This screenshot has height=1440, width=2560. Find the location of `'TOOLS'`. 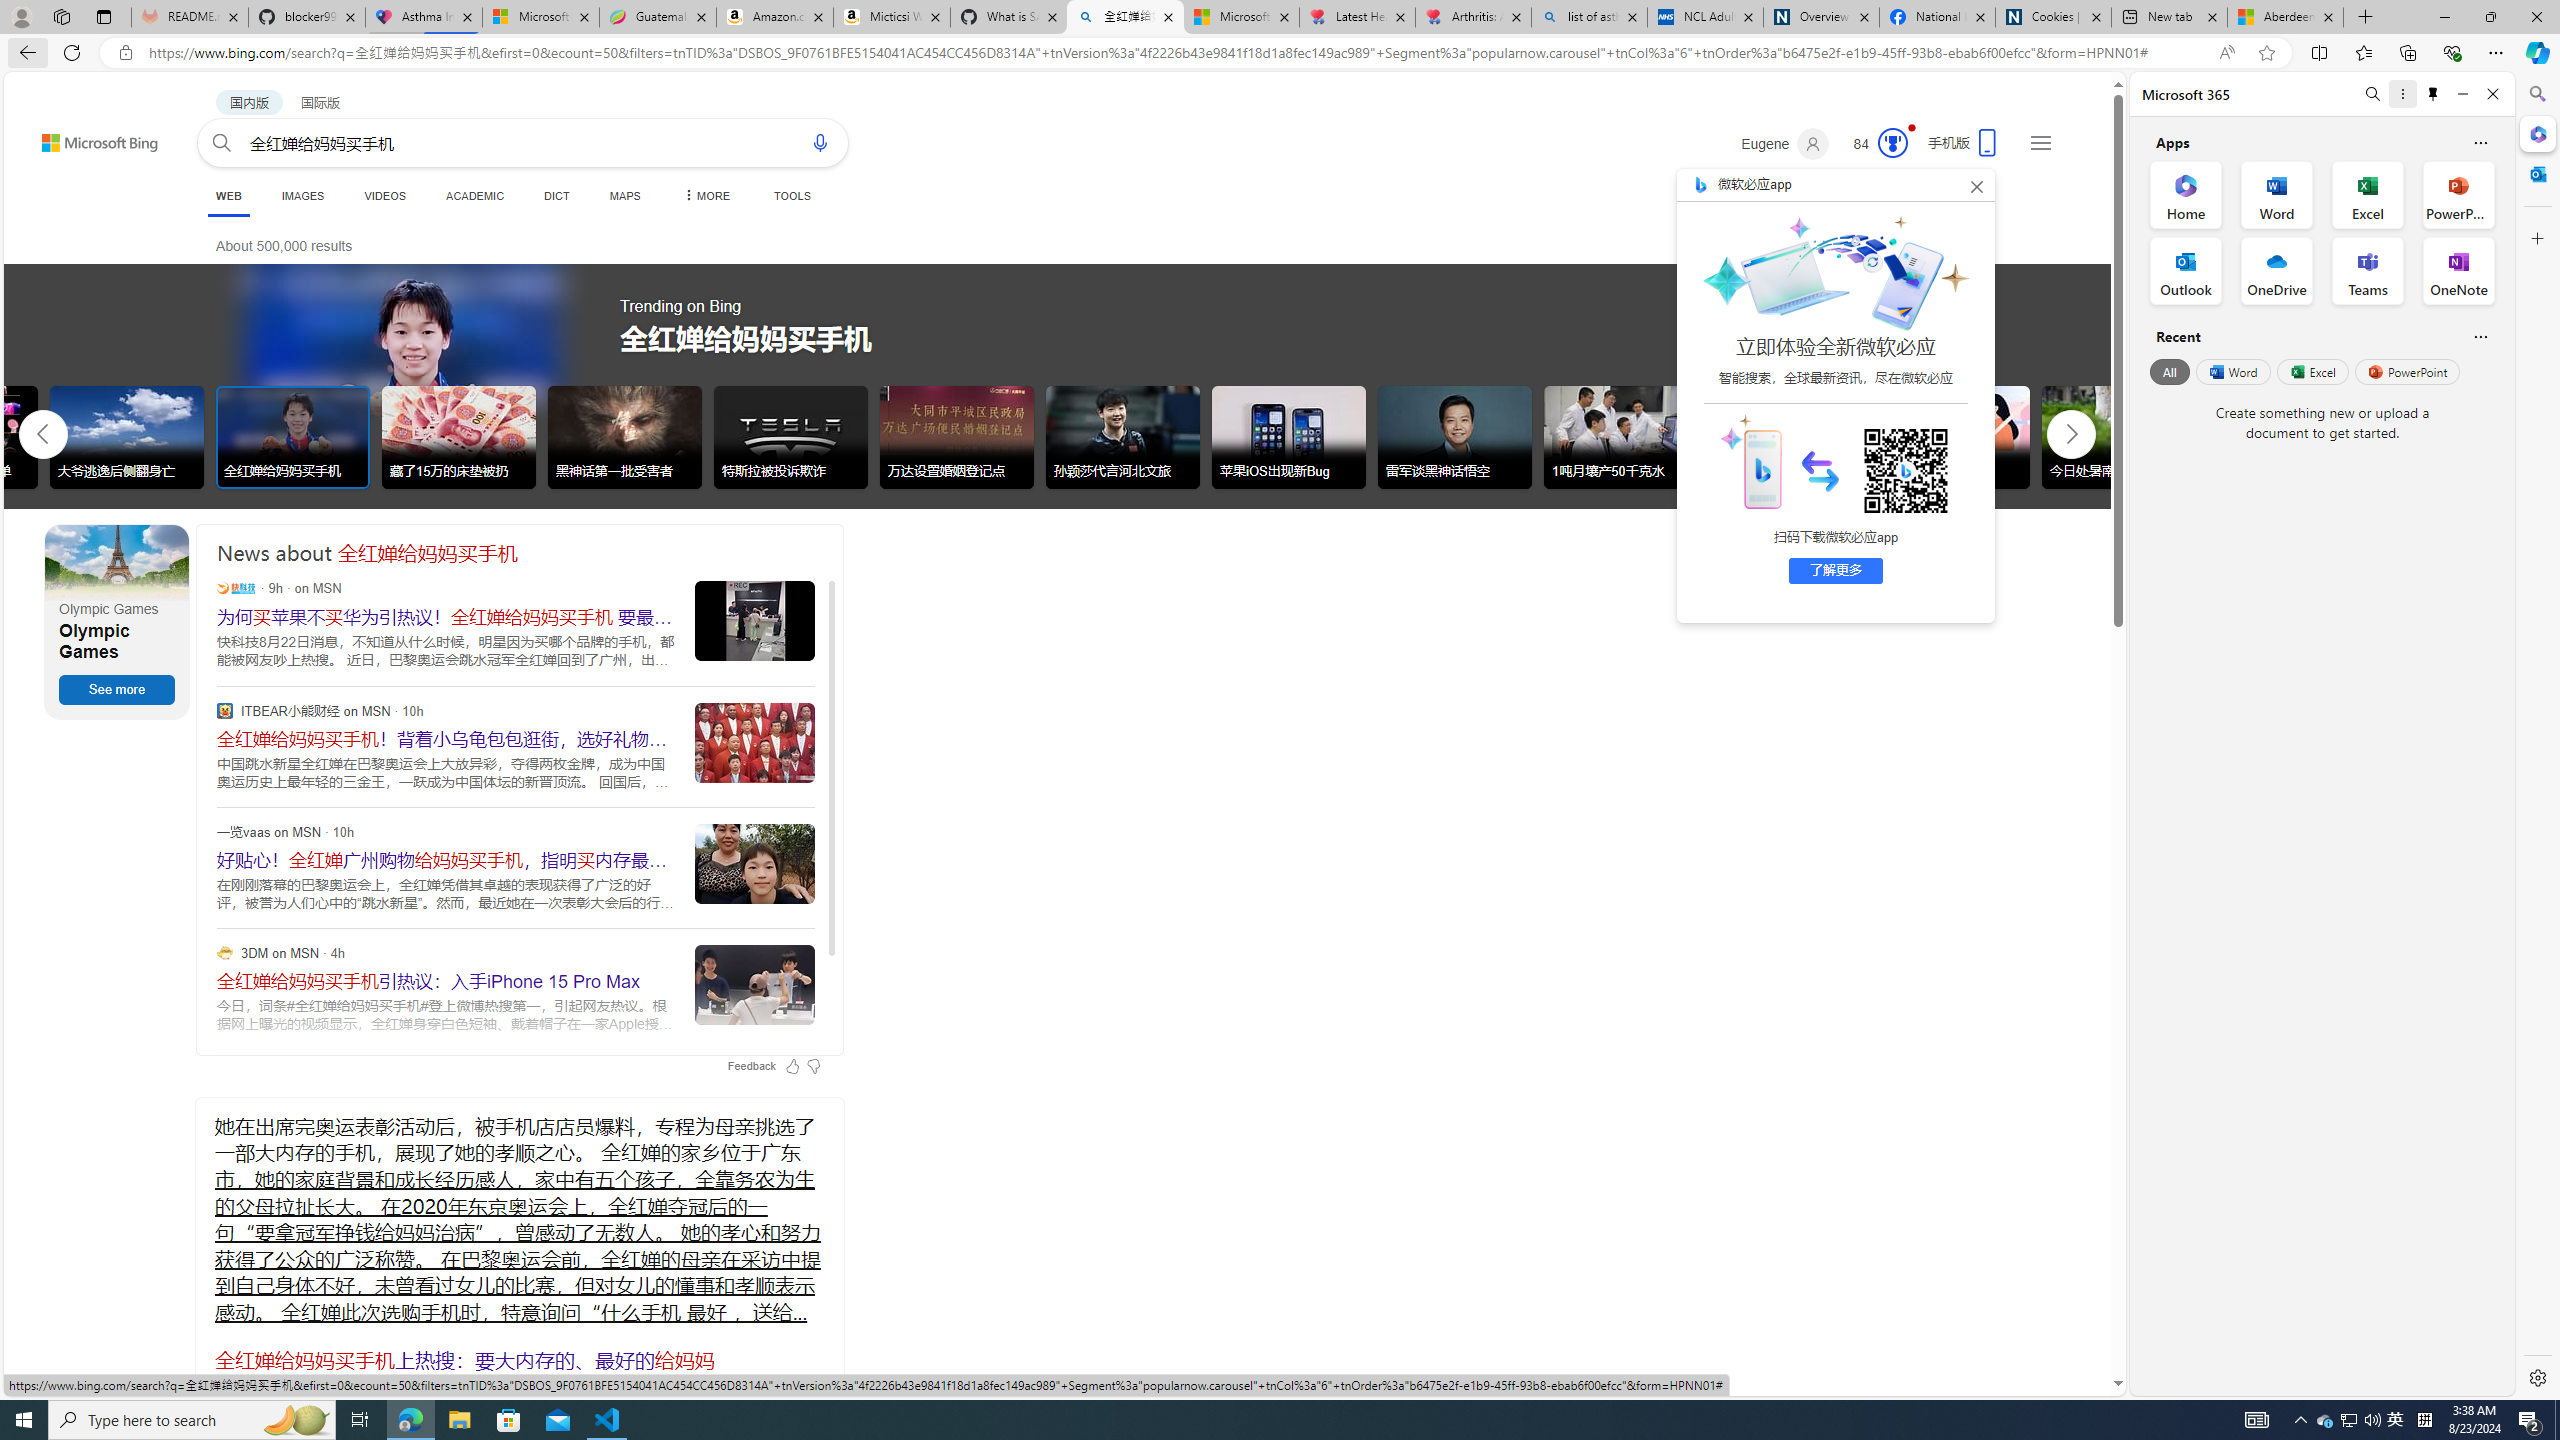

'TOOLS' is located at coordinates (791, 195).